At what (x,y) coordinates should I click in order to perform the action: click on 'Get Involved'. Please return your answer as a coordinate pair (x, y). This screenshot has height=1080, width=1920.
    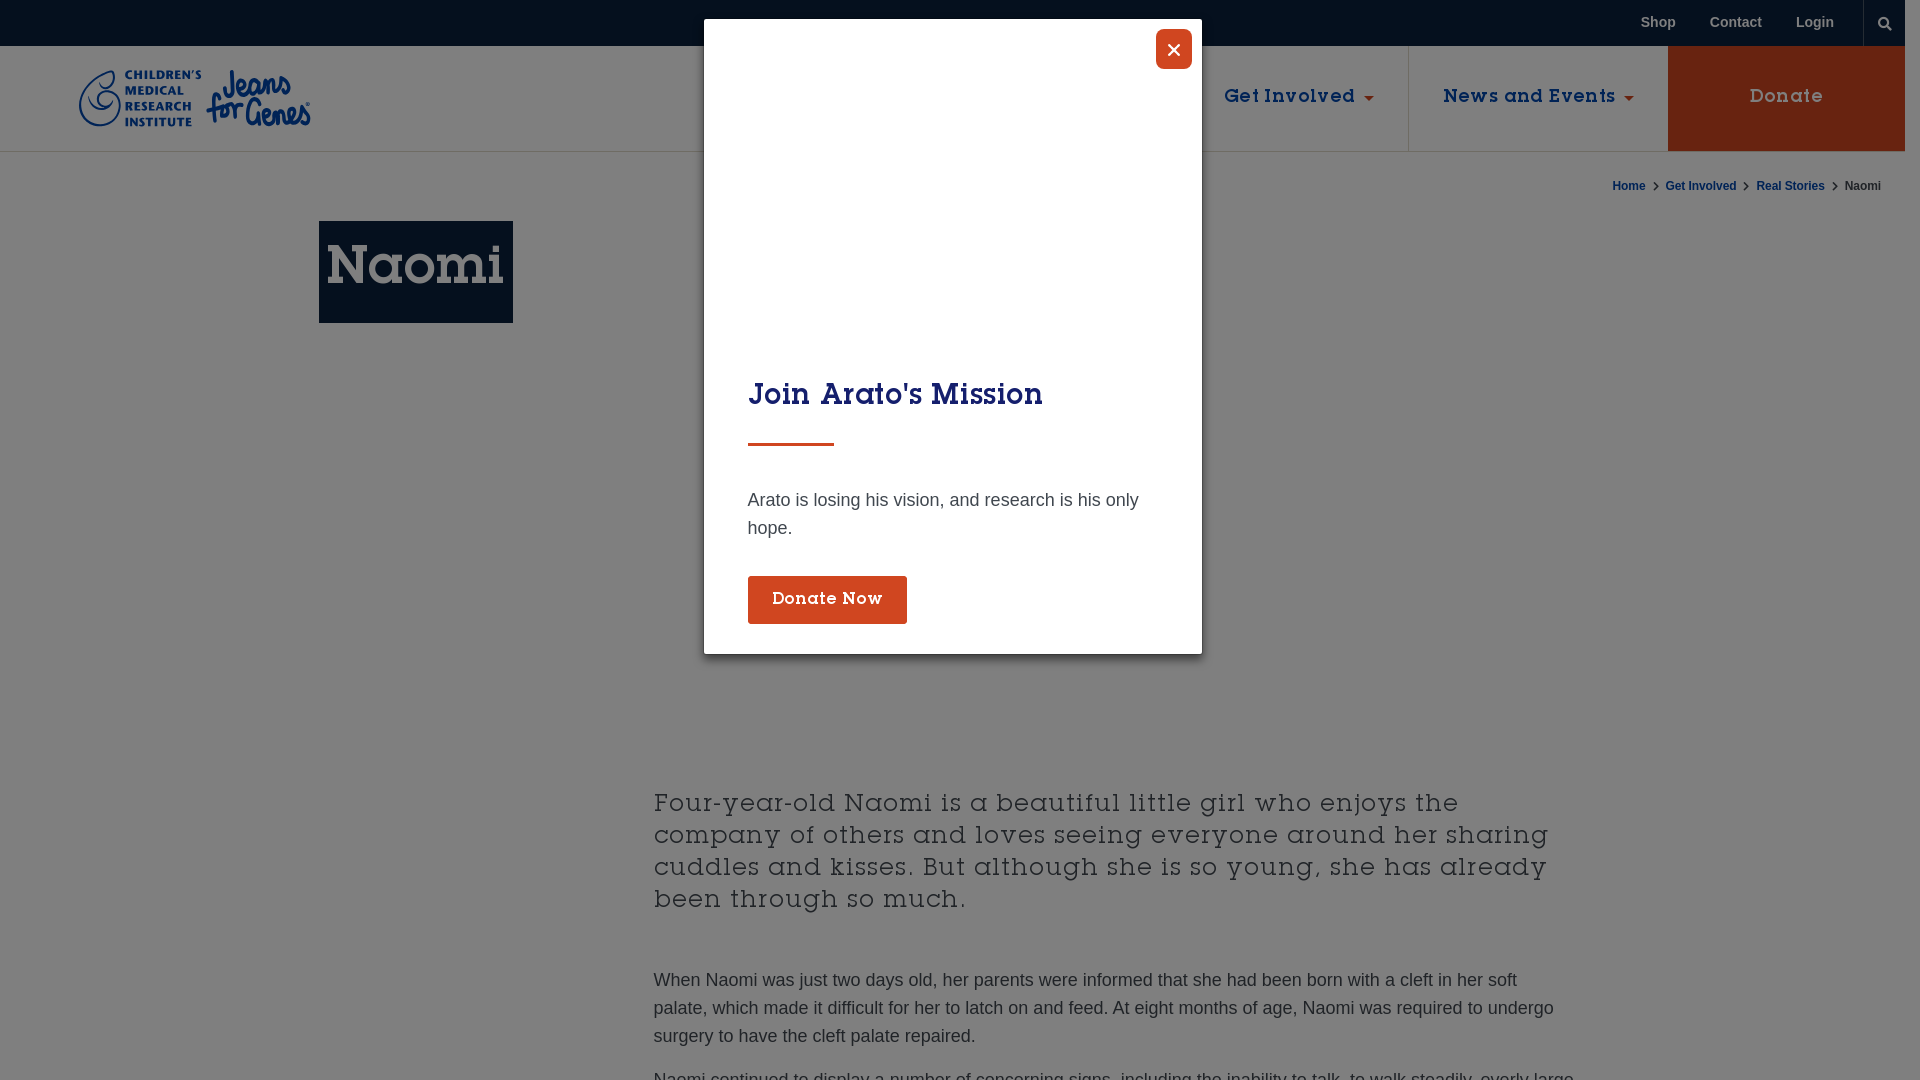
    Looking at the image, I should click on (1299, 98).